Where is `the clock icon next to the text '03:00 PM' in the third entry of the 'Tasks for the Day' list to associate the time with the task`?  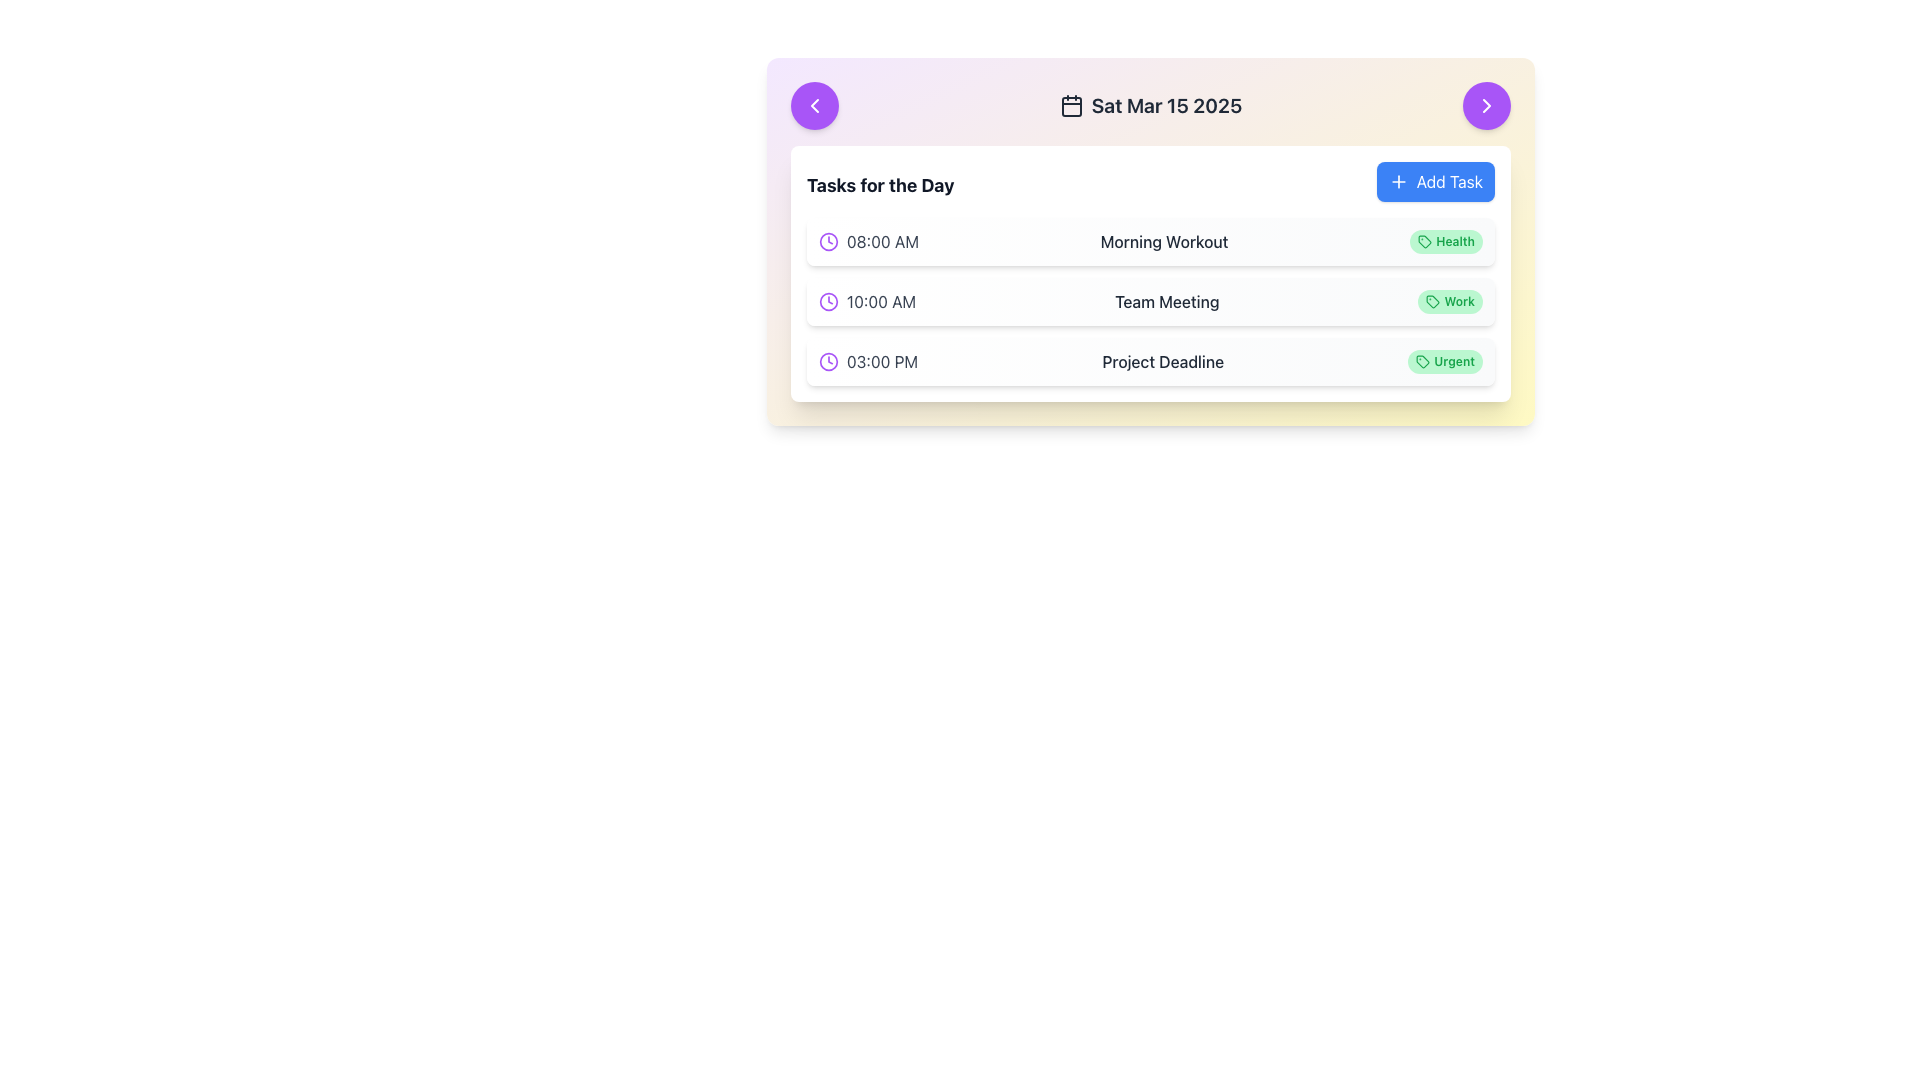
the clock icon next to the text '03:00 PM' in the third entry of the 'Tasks for the Day' list to associate the time with the task is located at coordinates (868, 362).